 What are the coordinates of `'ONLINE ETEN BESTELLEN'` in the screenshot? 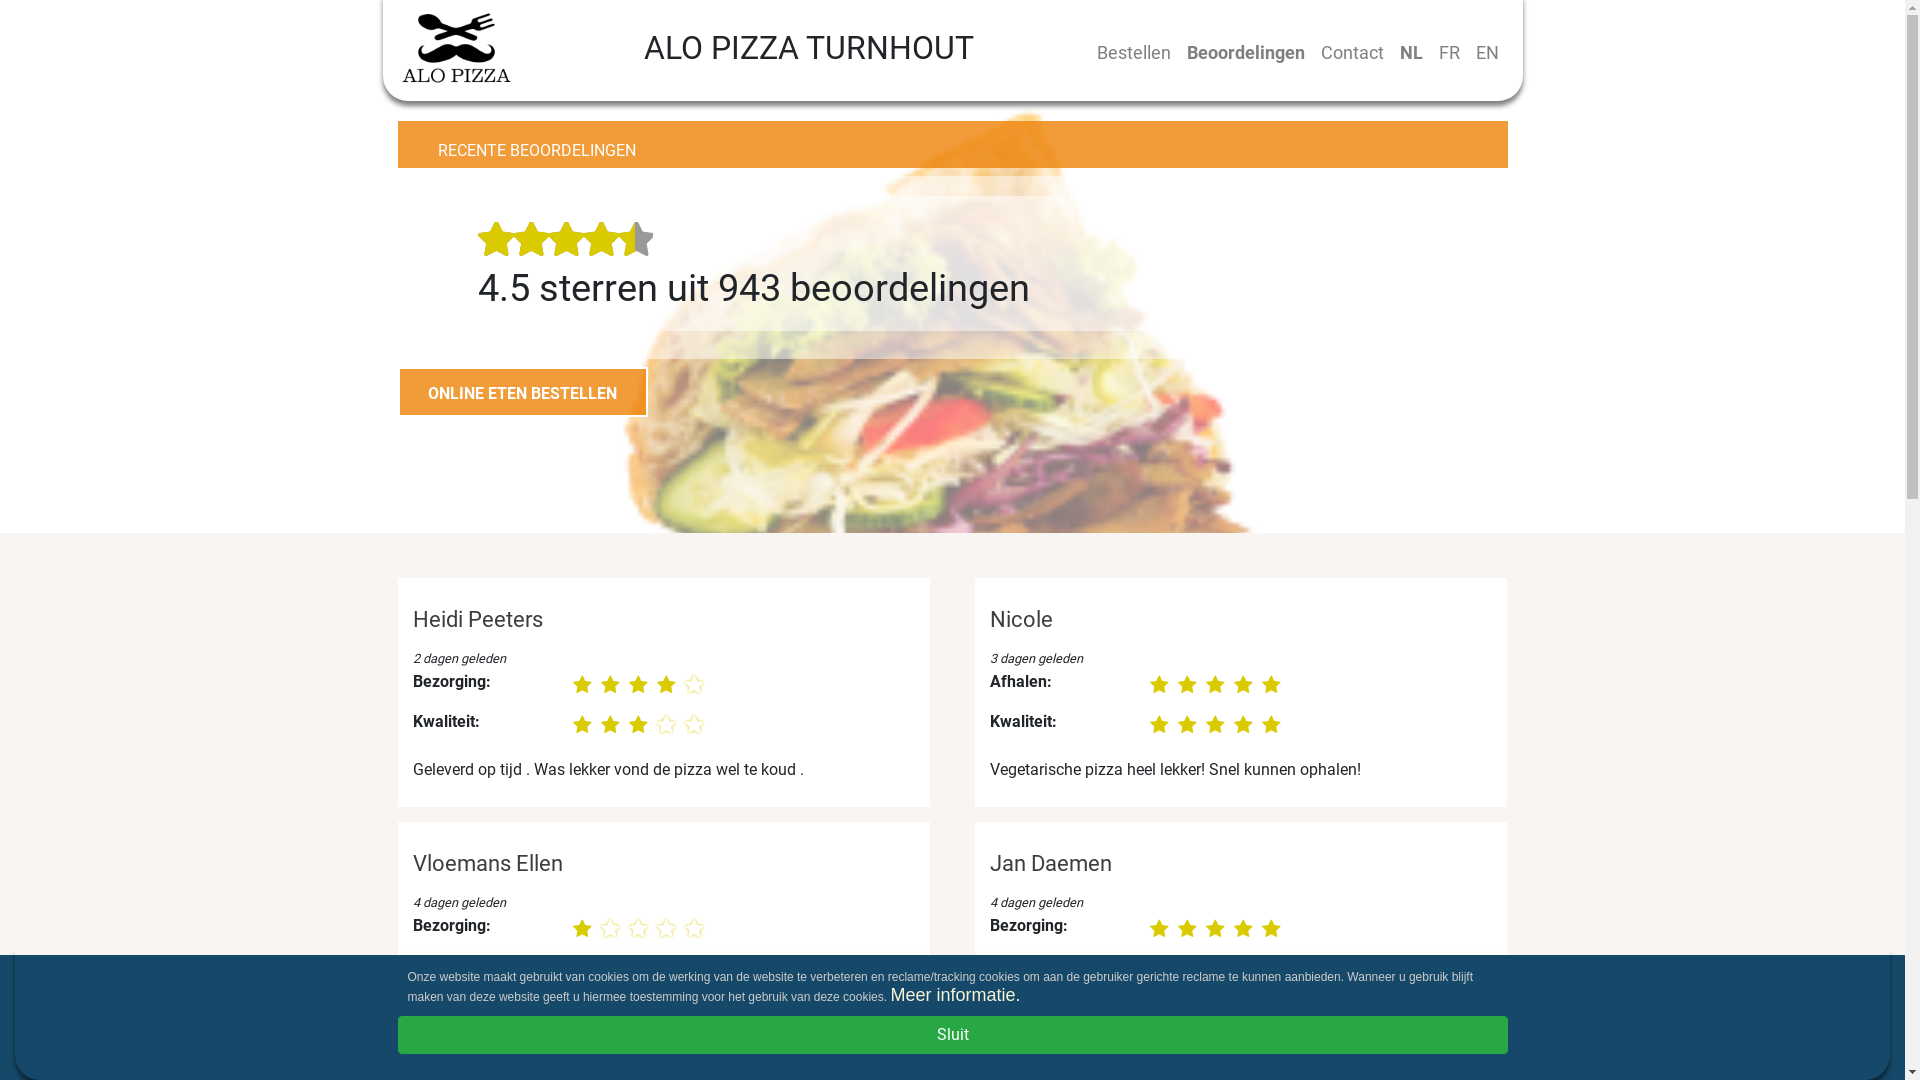 It's located at (523, 392).